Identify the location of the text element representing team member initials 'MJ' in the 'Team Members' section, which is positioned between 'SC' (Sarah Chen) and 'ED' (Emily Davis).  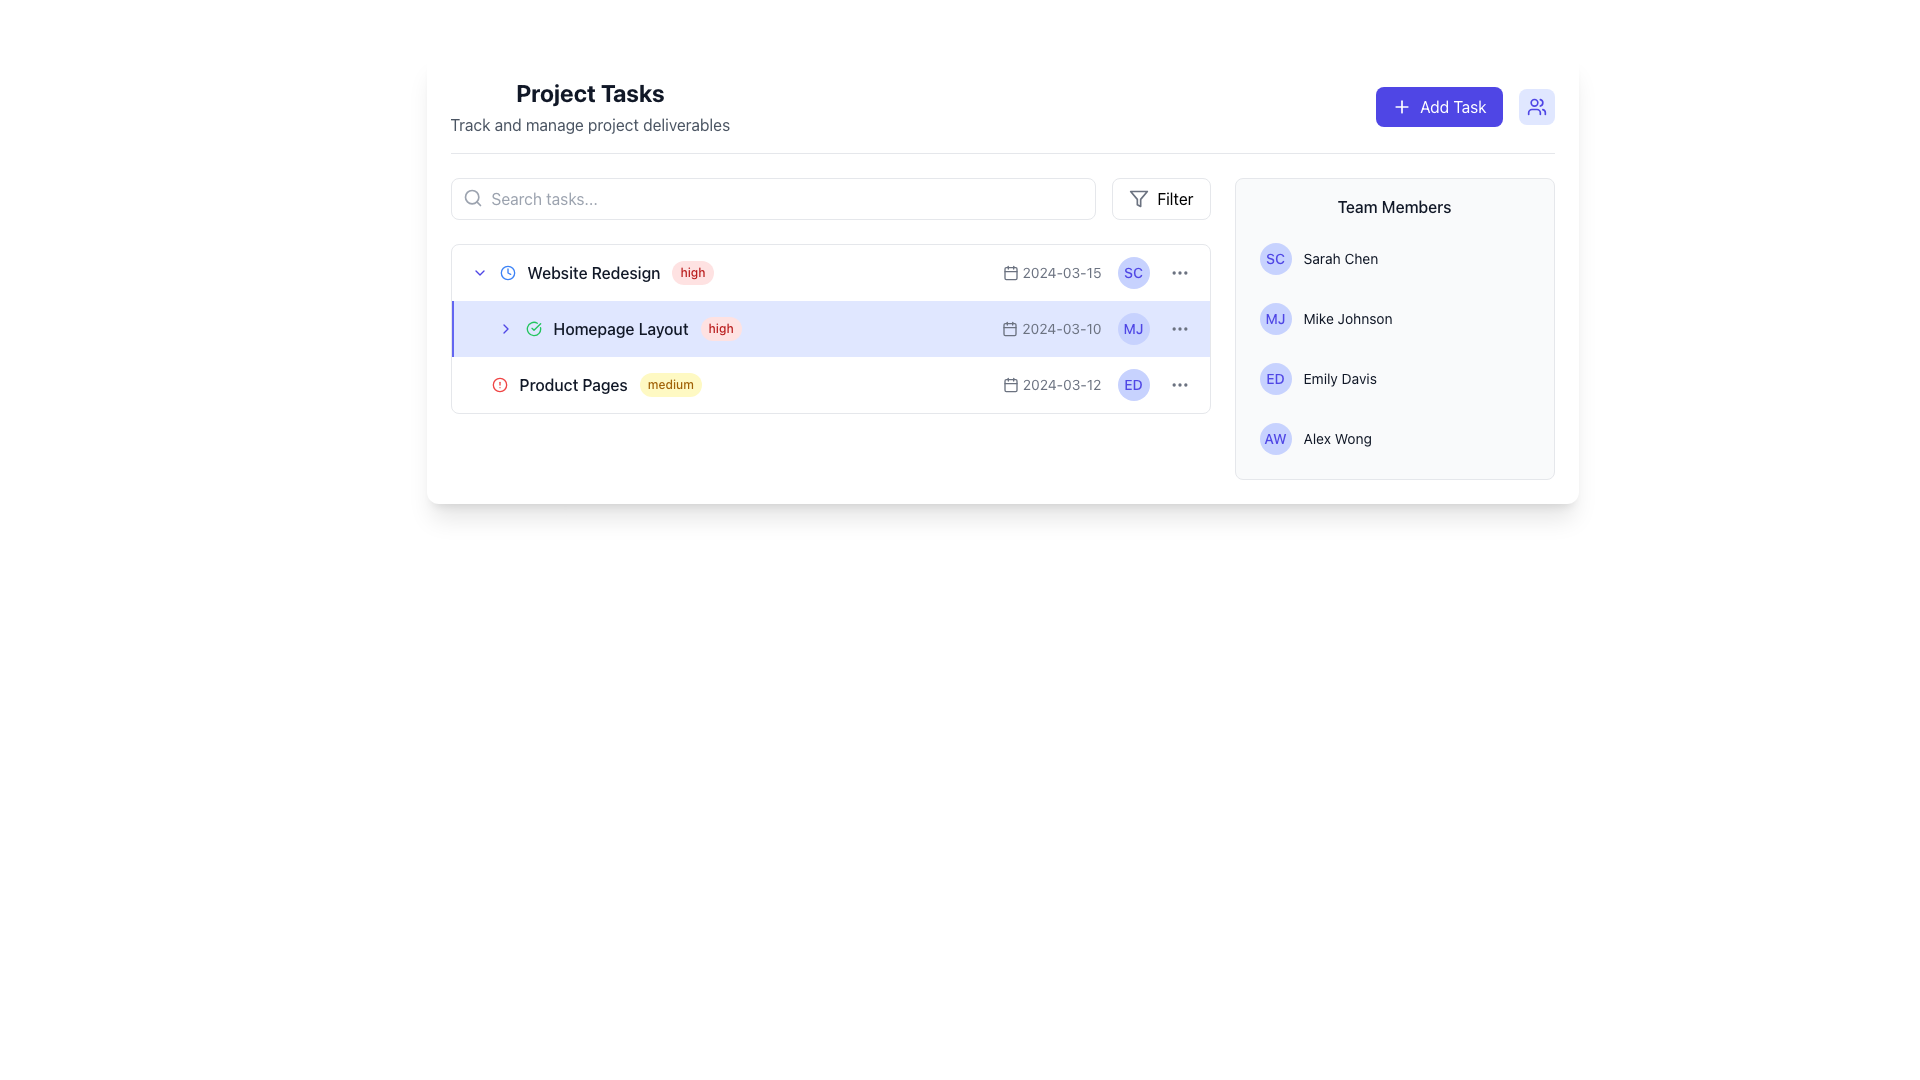
(1274, 318).